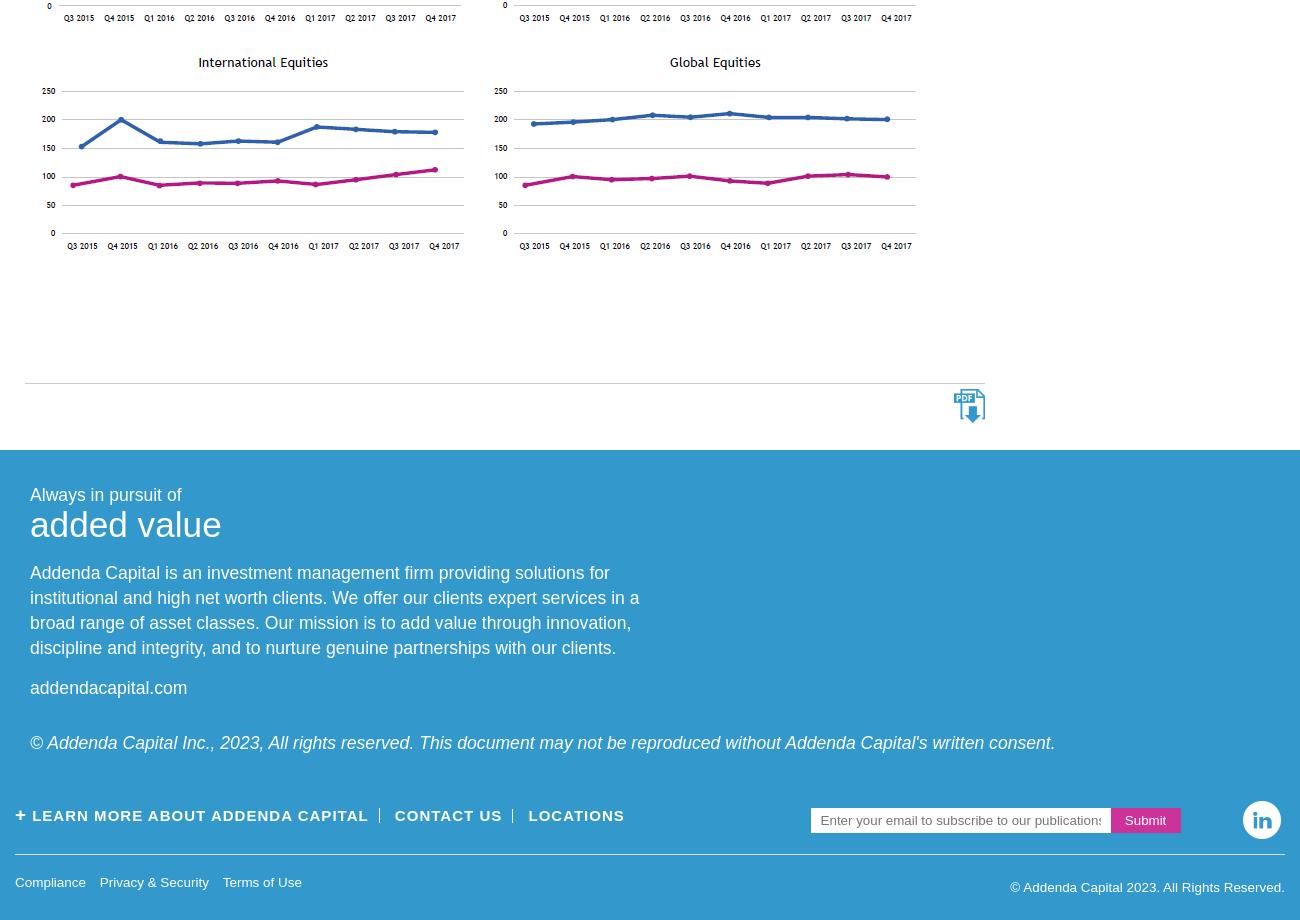  Describe the element at coordinates (19, 812) in the screenshot. I see `'+'` at that location.